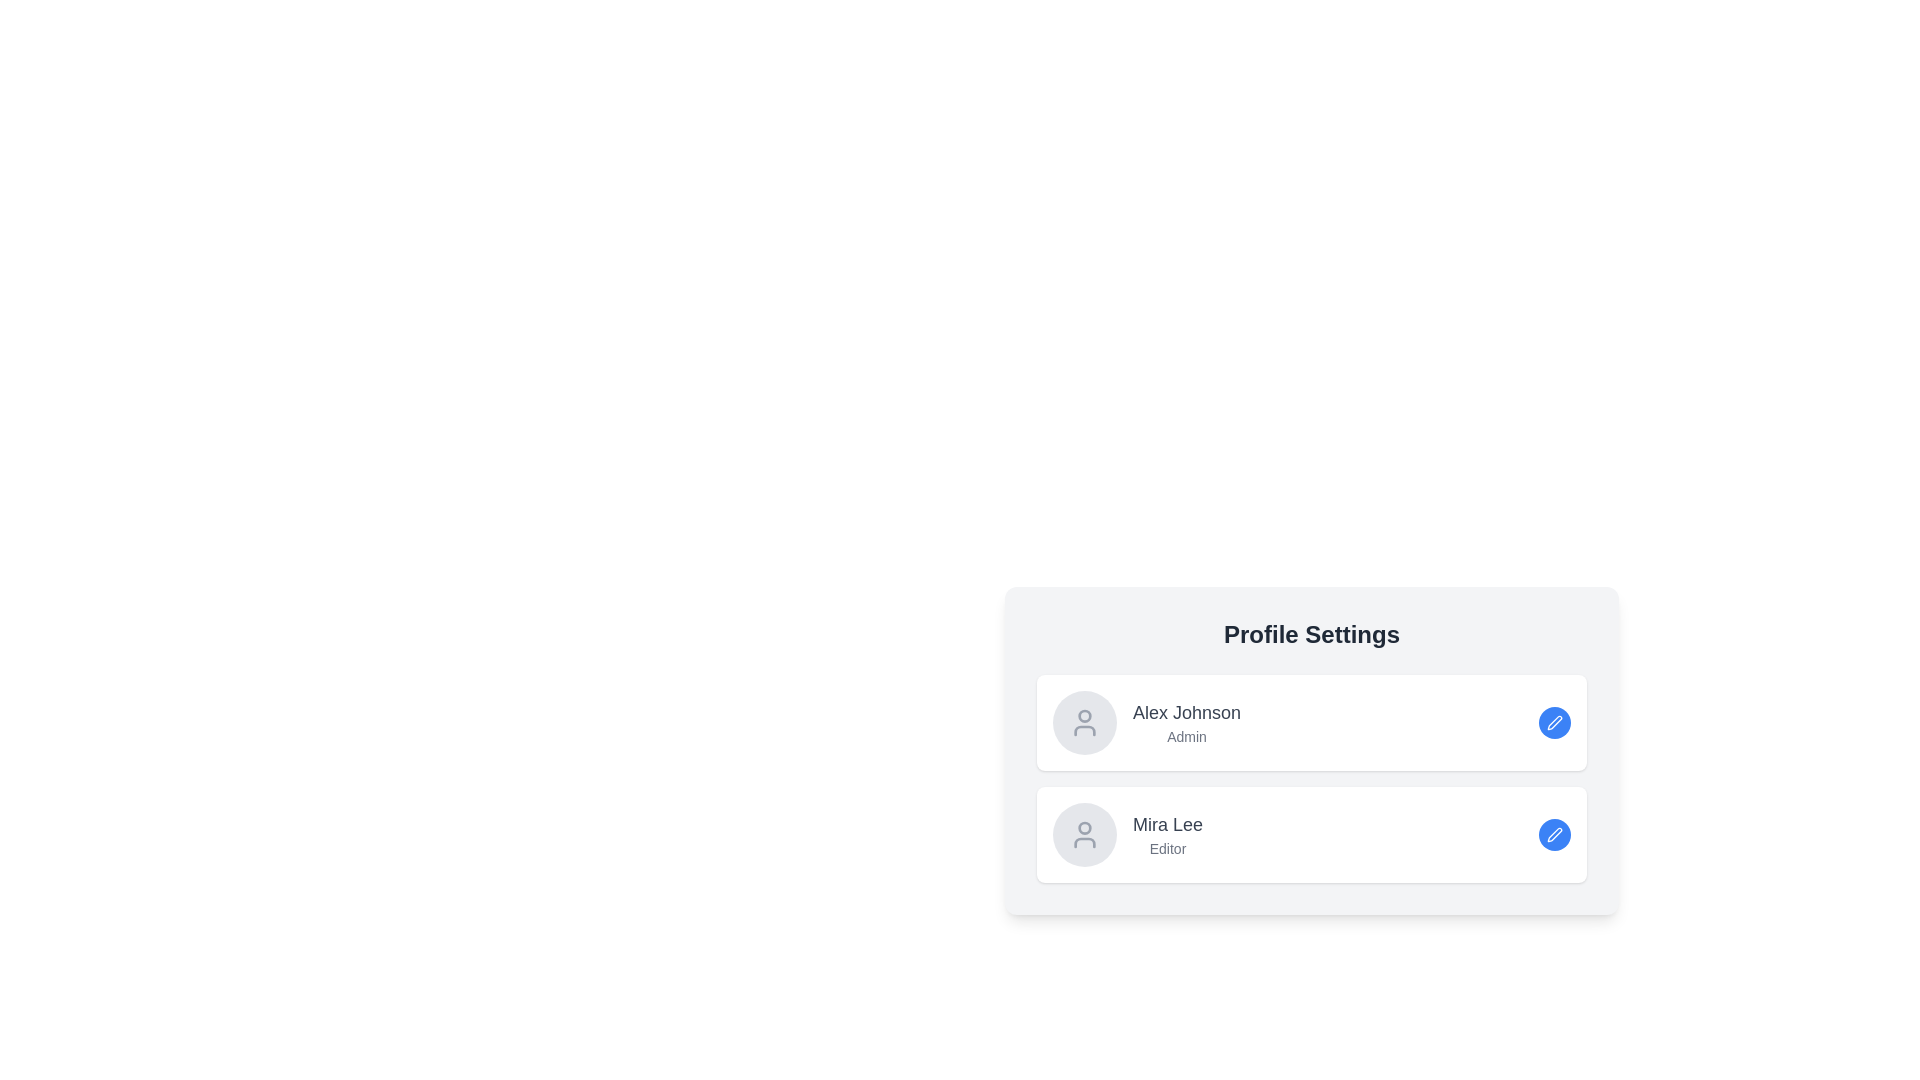 This screenshot has height=1080, width=1920. What do you see at coordinates (1186, 712) in the screenshot?
I see `the text label displaying 'Alex Johnson' which is located at the top of the profile entry card in the 'Profile Settings' section` at bounding box center [1186, 712].